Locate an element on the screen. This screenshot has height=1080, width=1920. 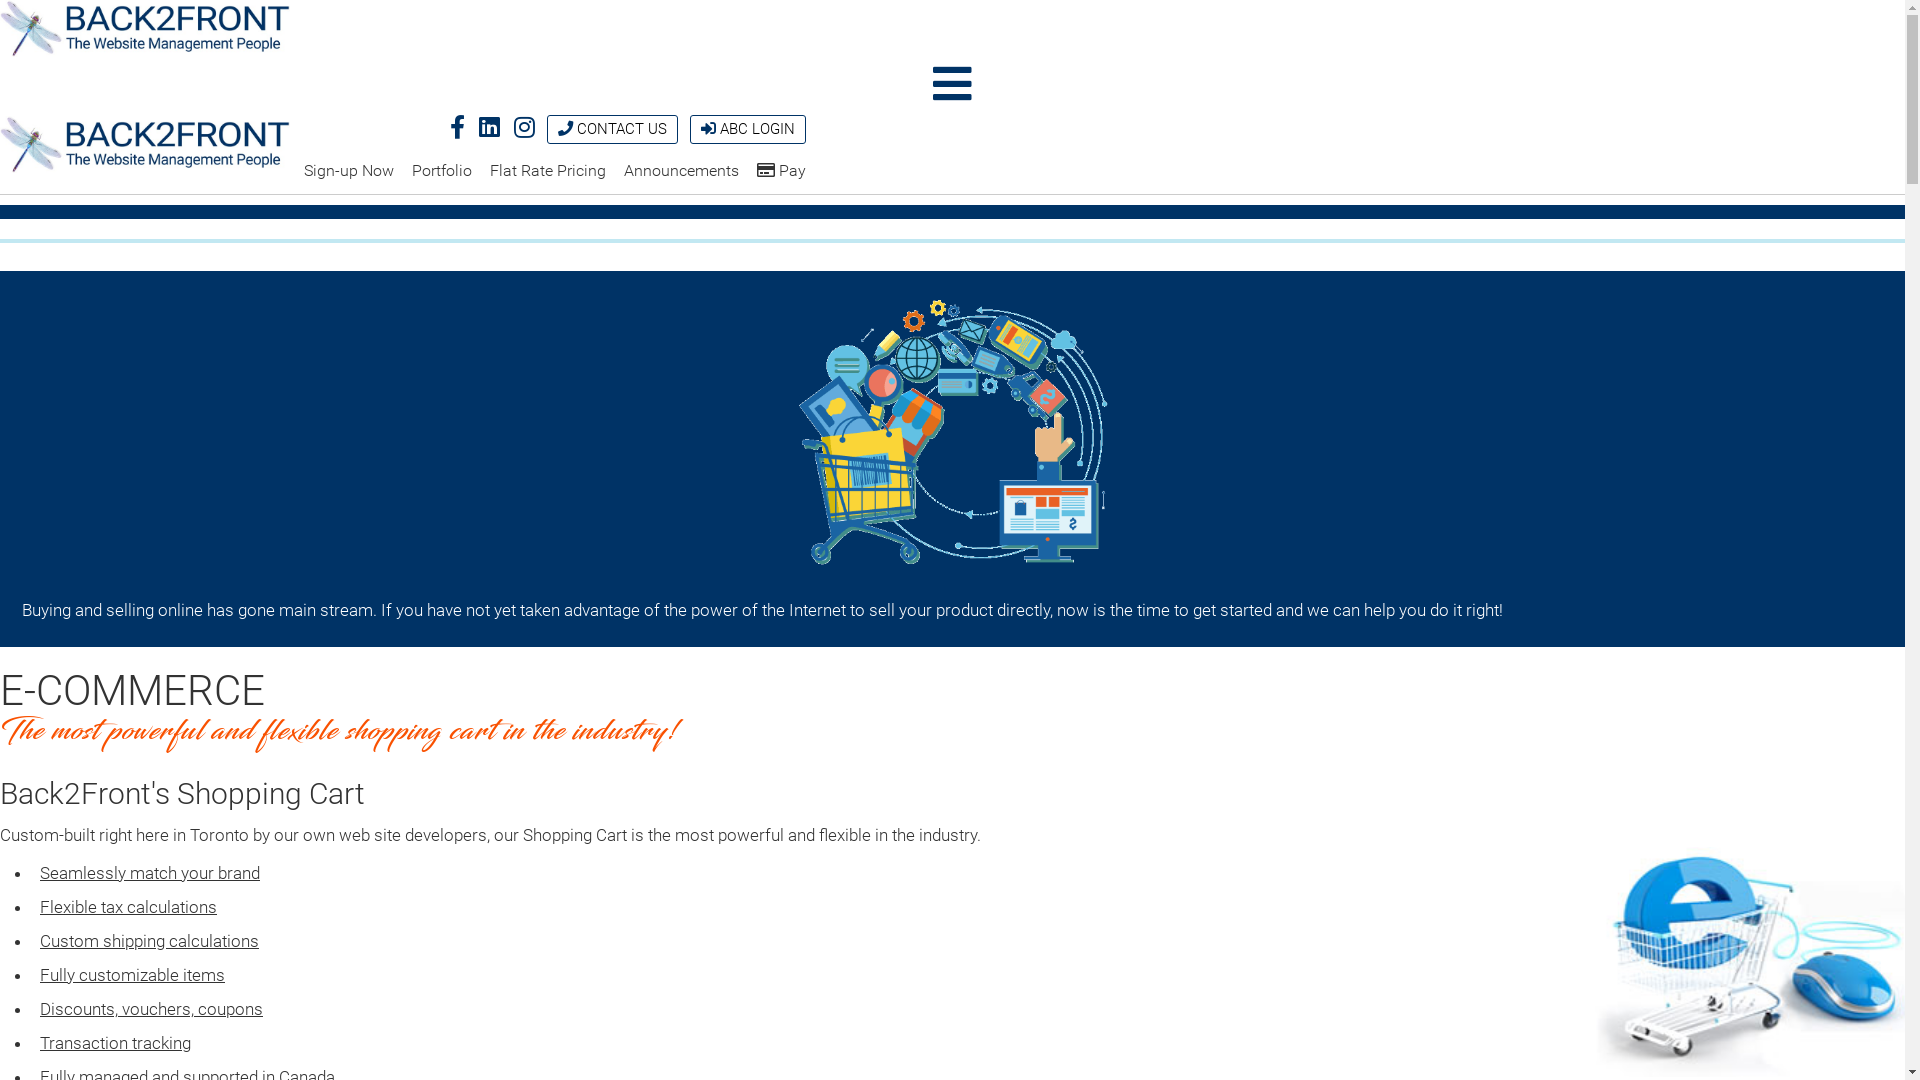
'Follow Us On Instagram' is located at coordinates (524, 127).